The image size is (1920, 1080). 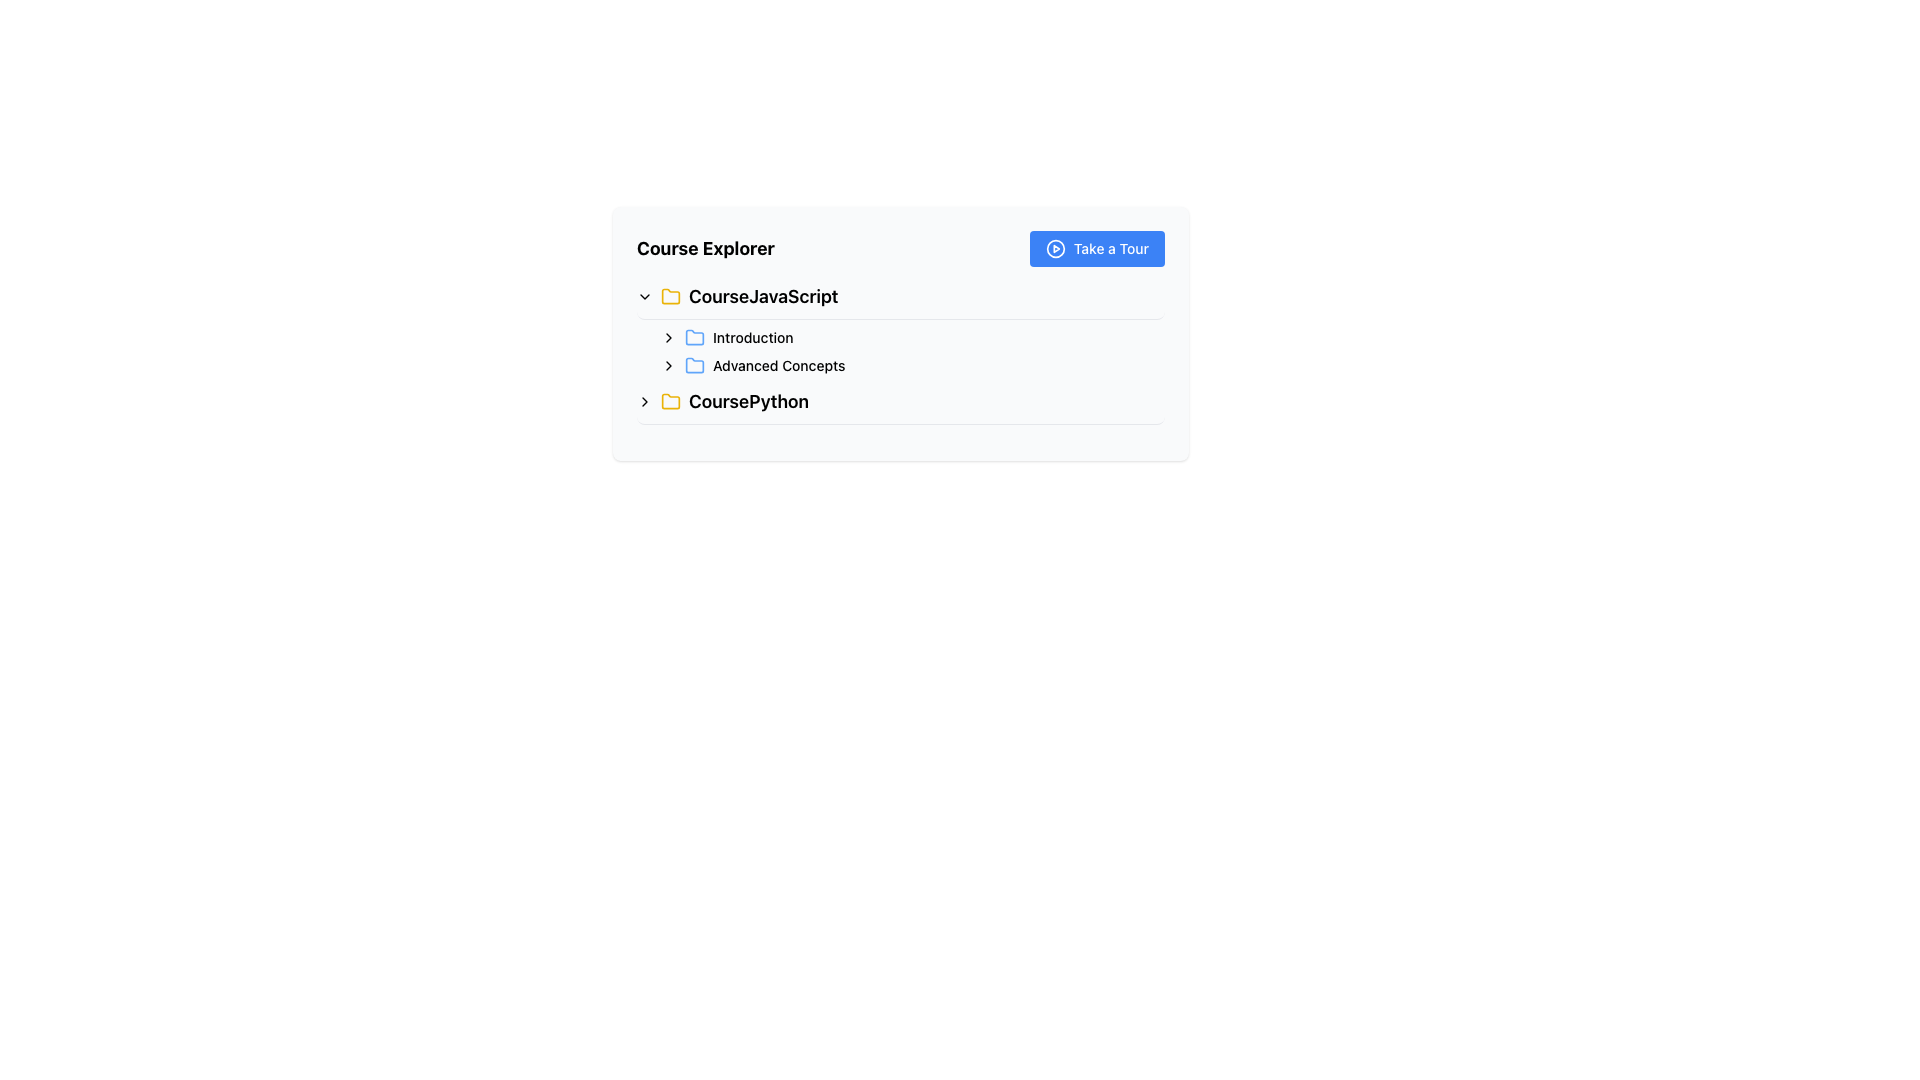 What do you see at coordinates (911, 337) in the screenshot?
I see `the 'Introduction' list item, which is the first item under the 'CourseJavaScript' group` at bounding box center [911, 337].